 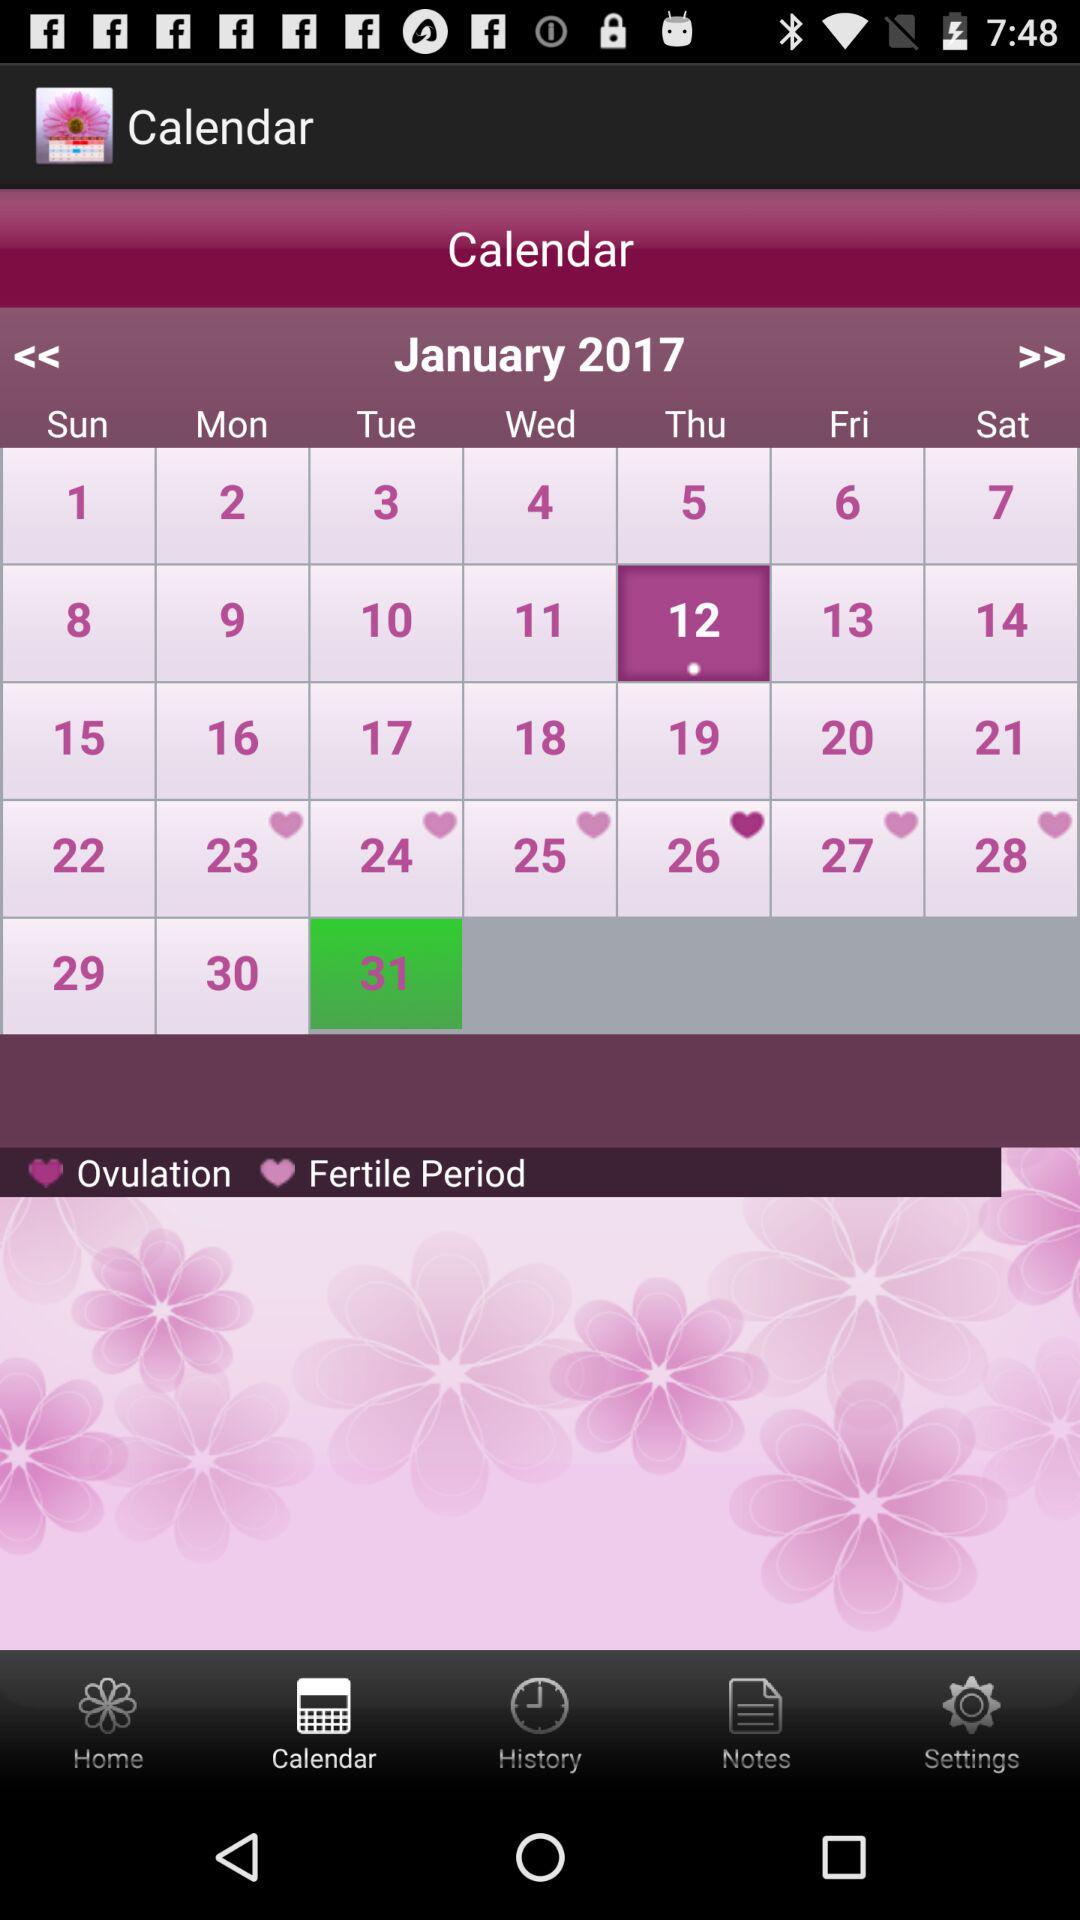 What do you see at coordinates (323, 1721) in the screenshot?
I see `click the calendar option` at bounding box center [323, 1721].